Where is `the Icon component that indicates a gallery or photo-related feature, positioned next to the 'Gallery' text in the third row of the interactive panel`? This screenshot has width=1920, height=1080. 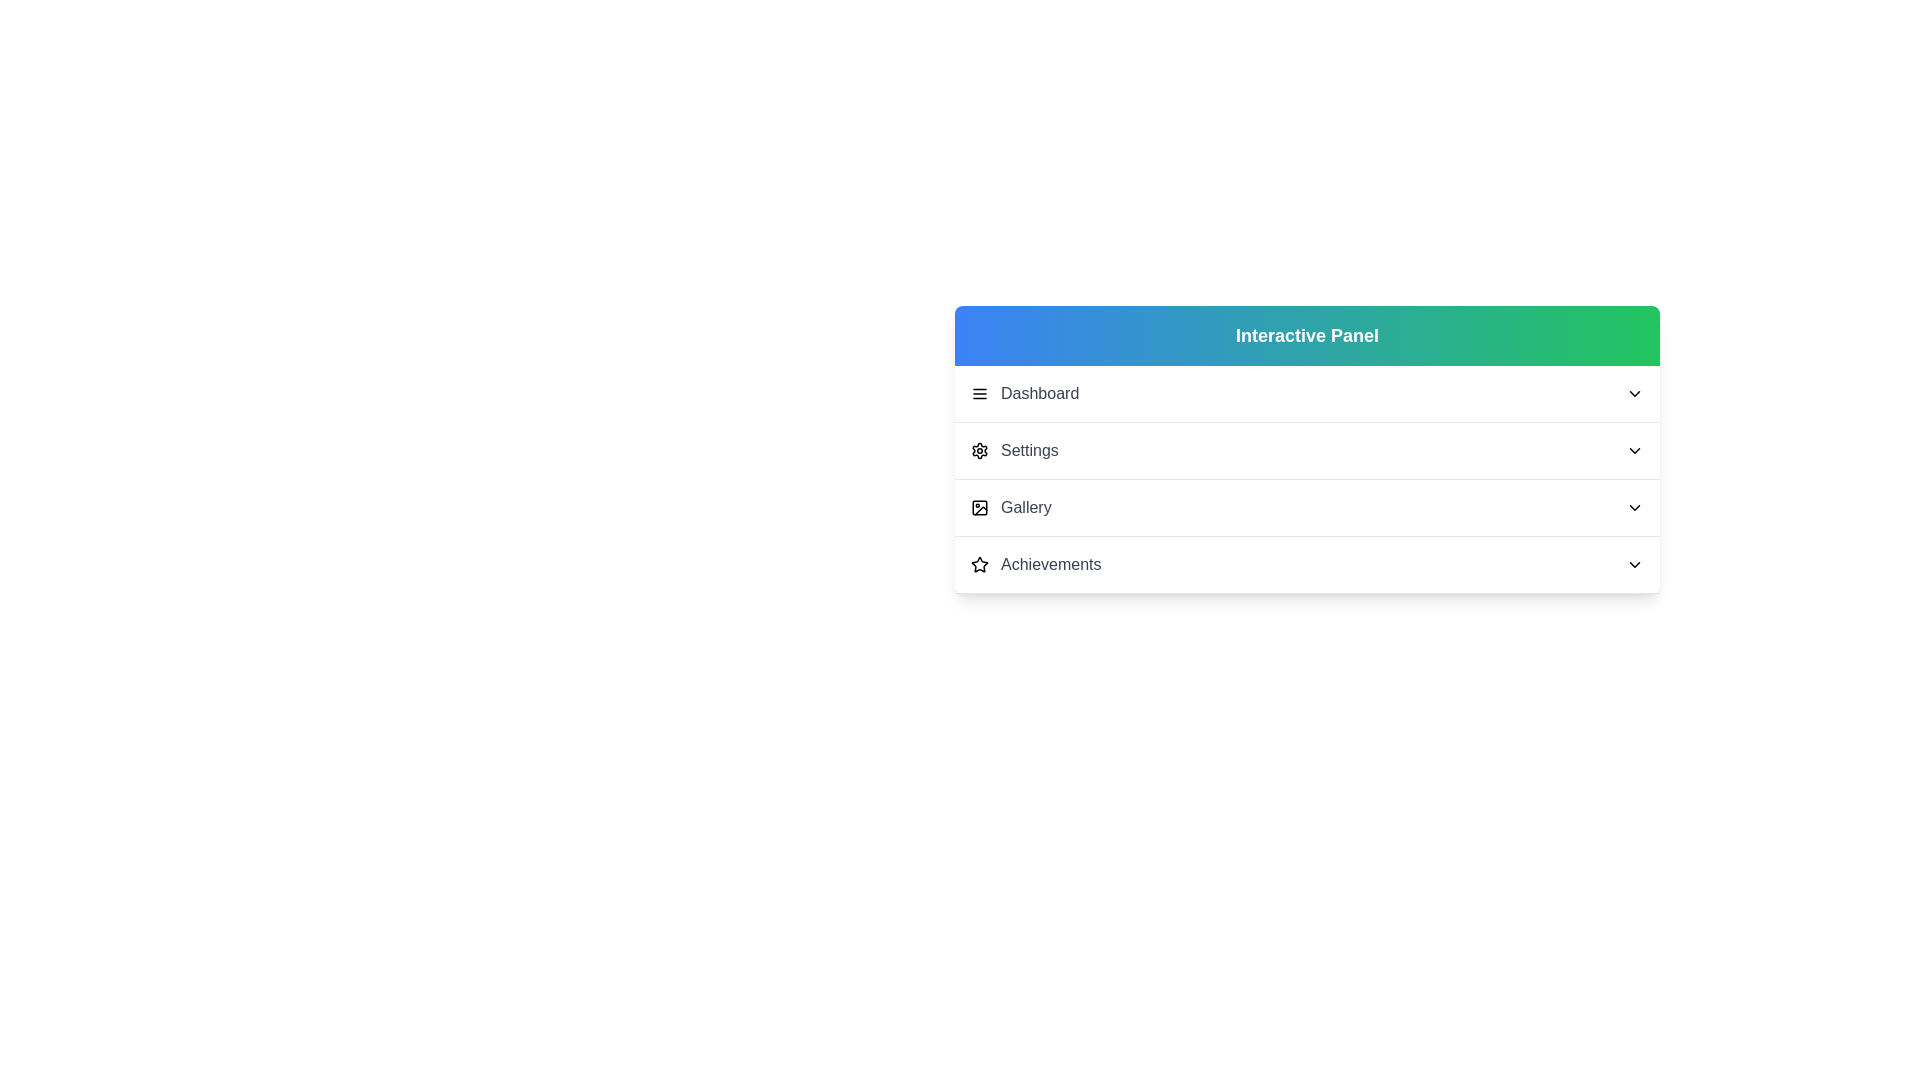
the Icon component that indicates a gallery or photo-related feature, positioned next to the 'Gallery' text in the third row of the interactive panel is located at coordinates (979, 507).